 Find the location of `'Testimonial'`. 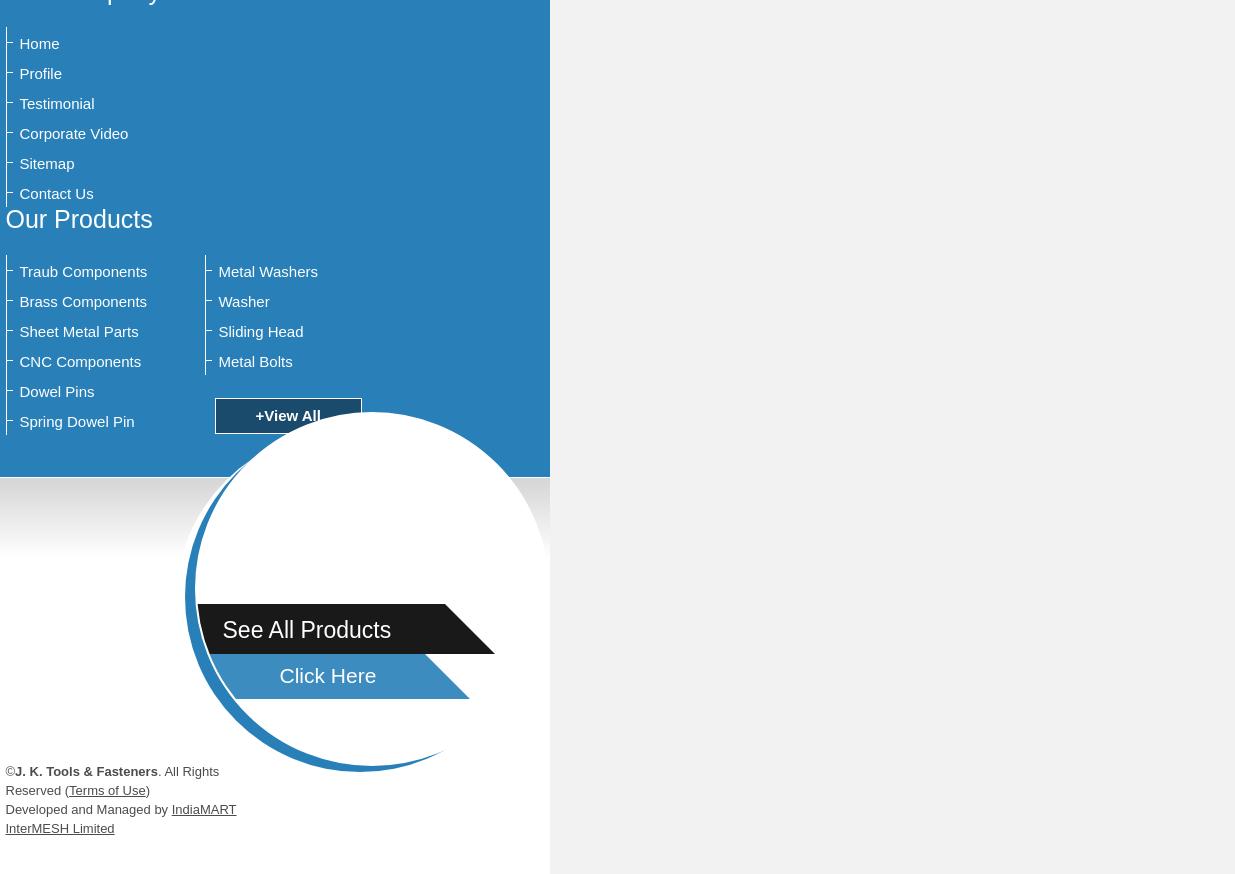

'Testimonial' is located at coordinates (55, 103).